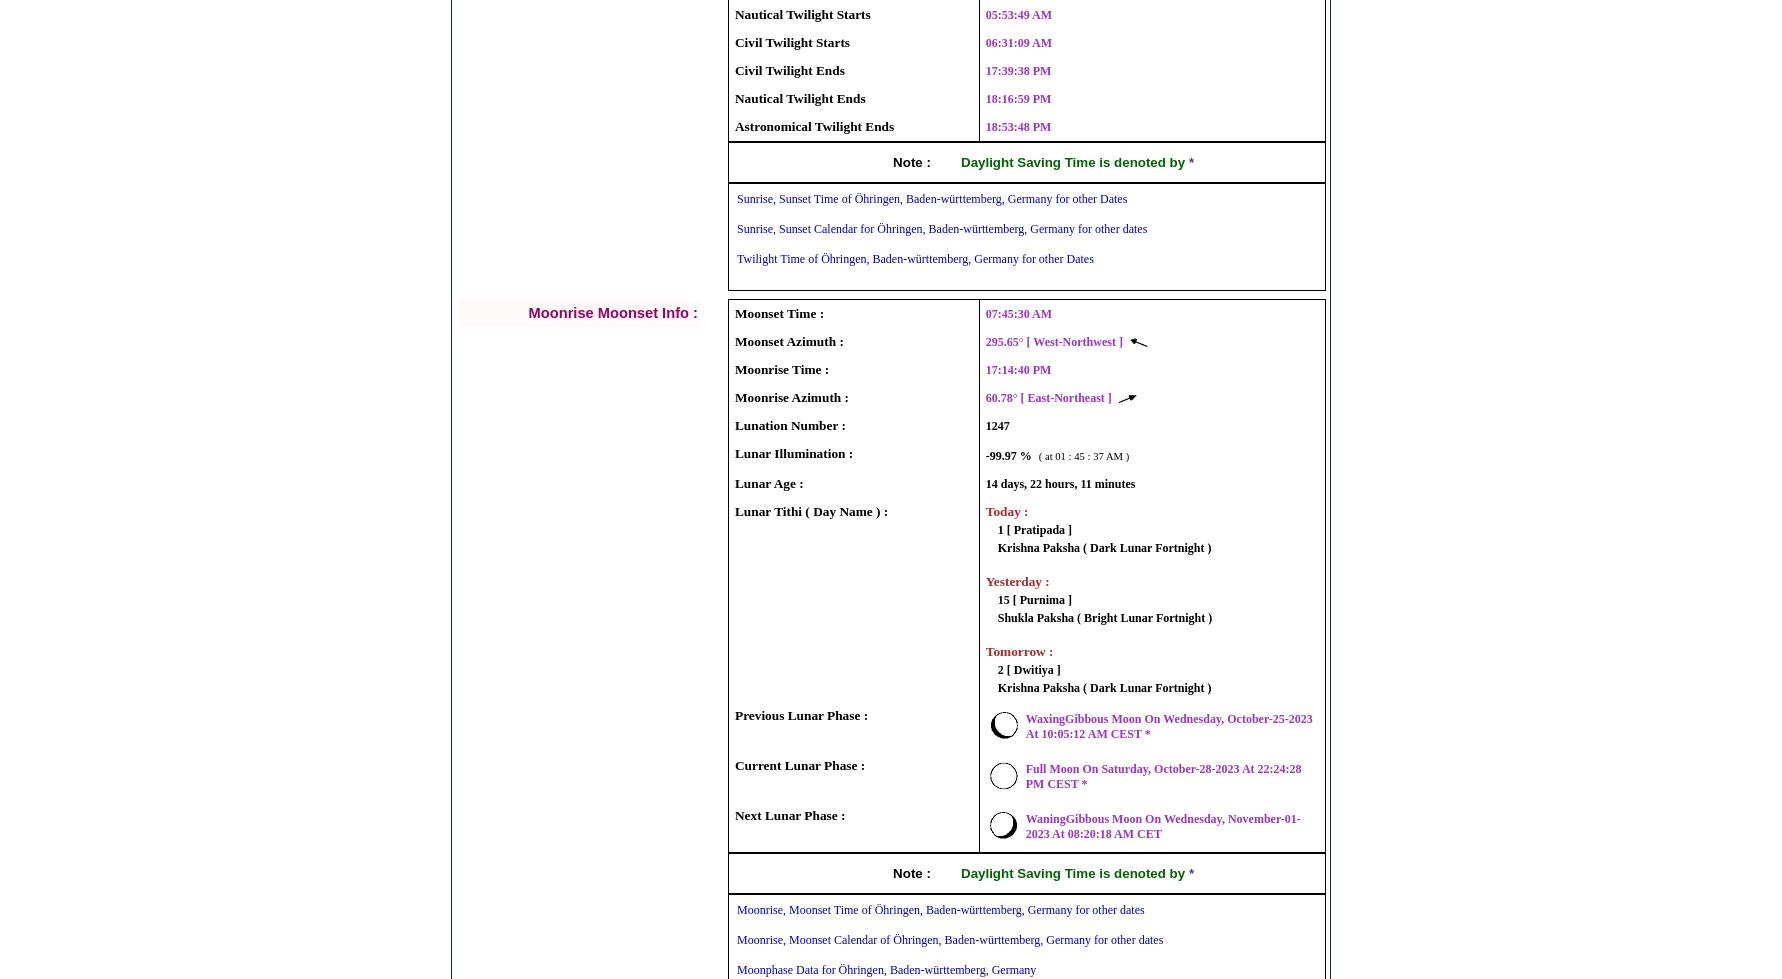  Describe the element at coordinates (983, 396) in the screenshot. I see `'60.78° [ East-Northeast ]'` at that location.